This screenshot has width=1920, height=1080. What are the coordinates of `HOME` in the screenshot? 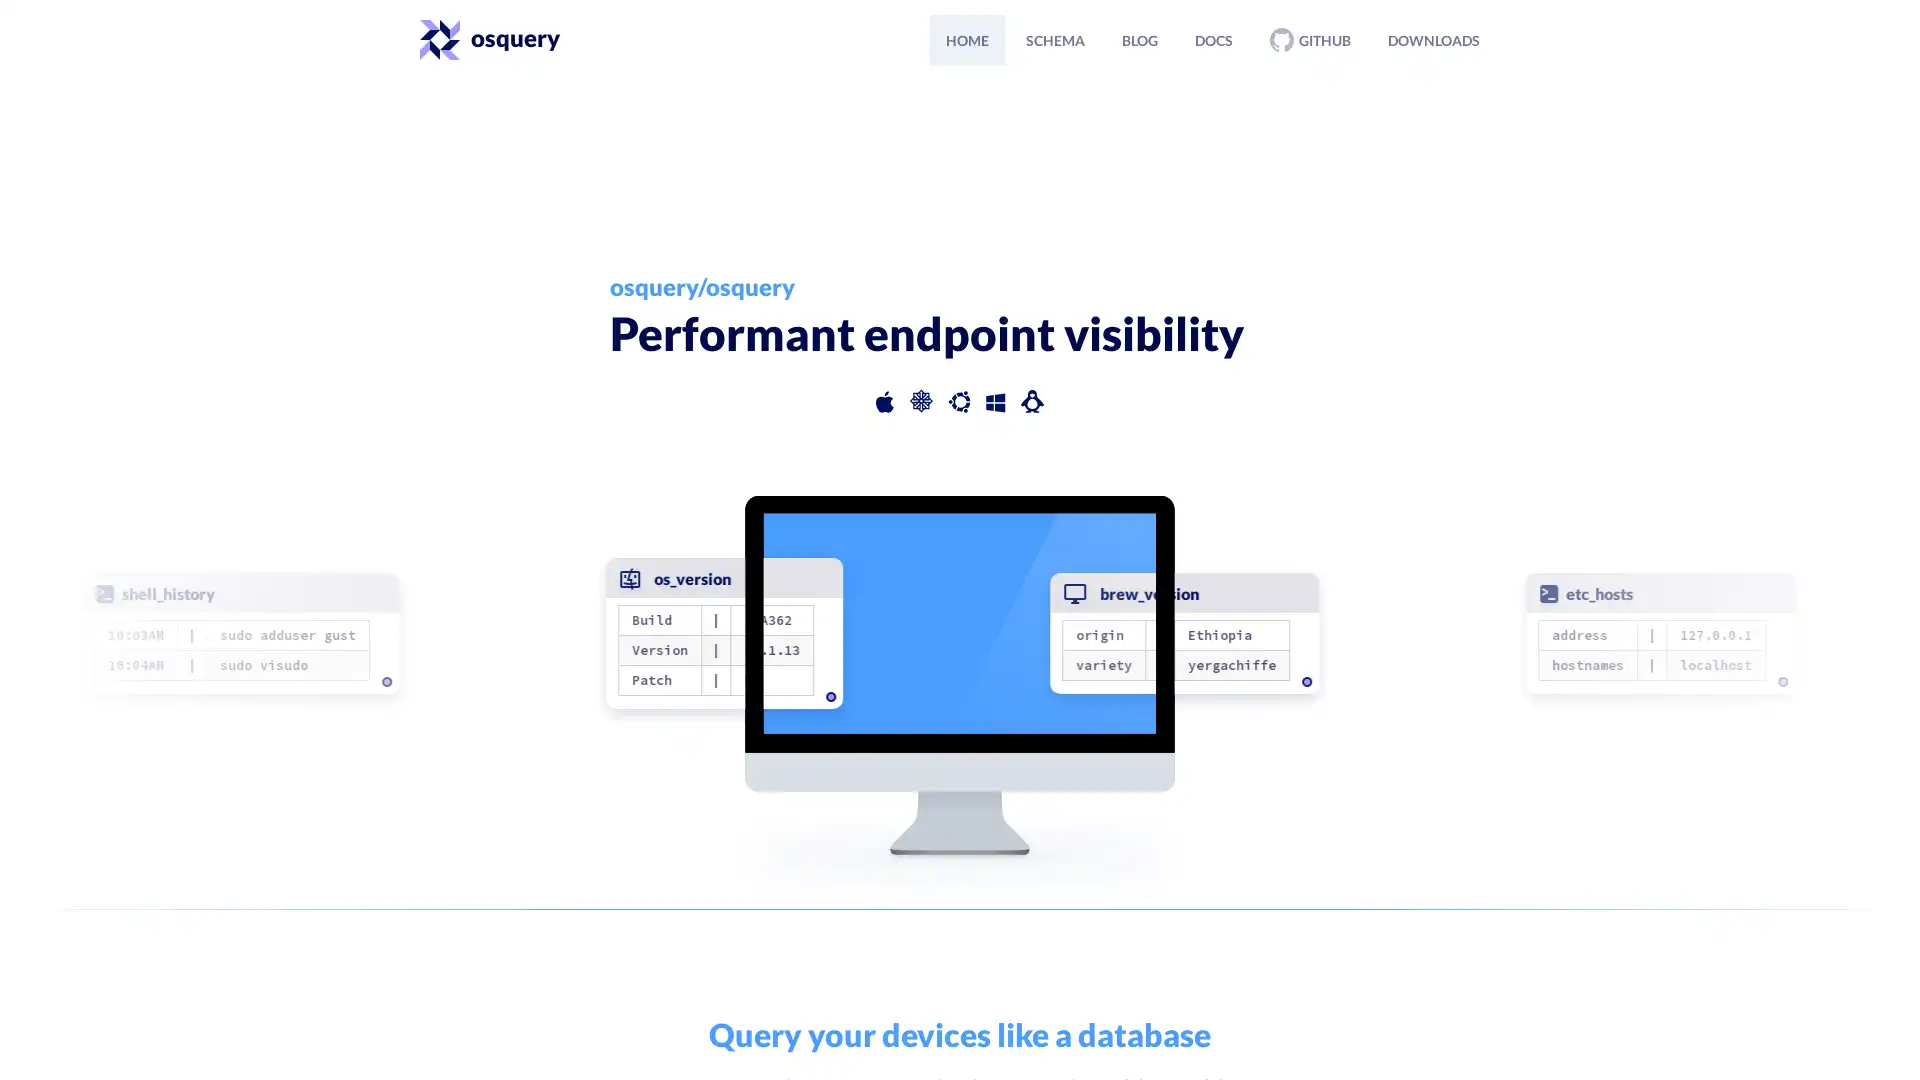 It's located at (967, 39).